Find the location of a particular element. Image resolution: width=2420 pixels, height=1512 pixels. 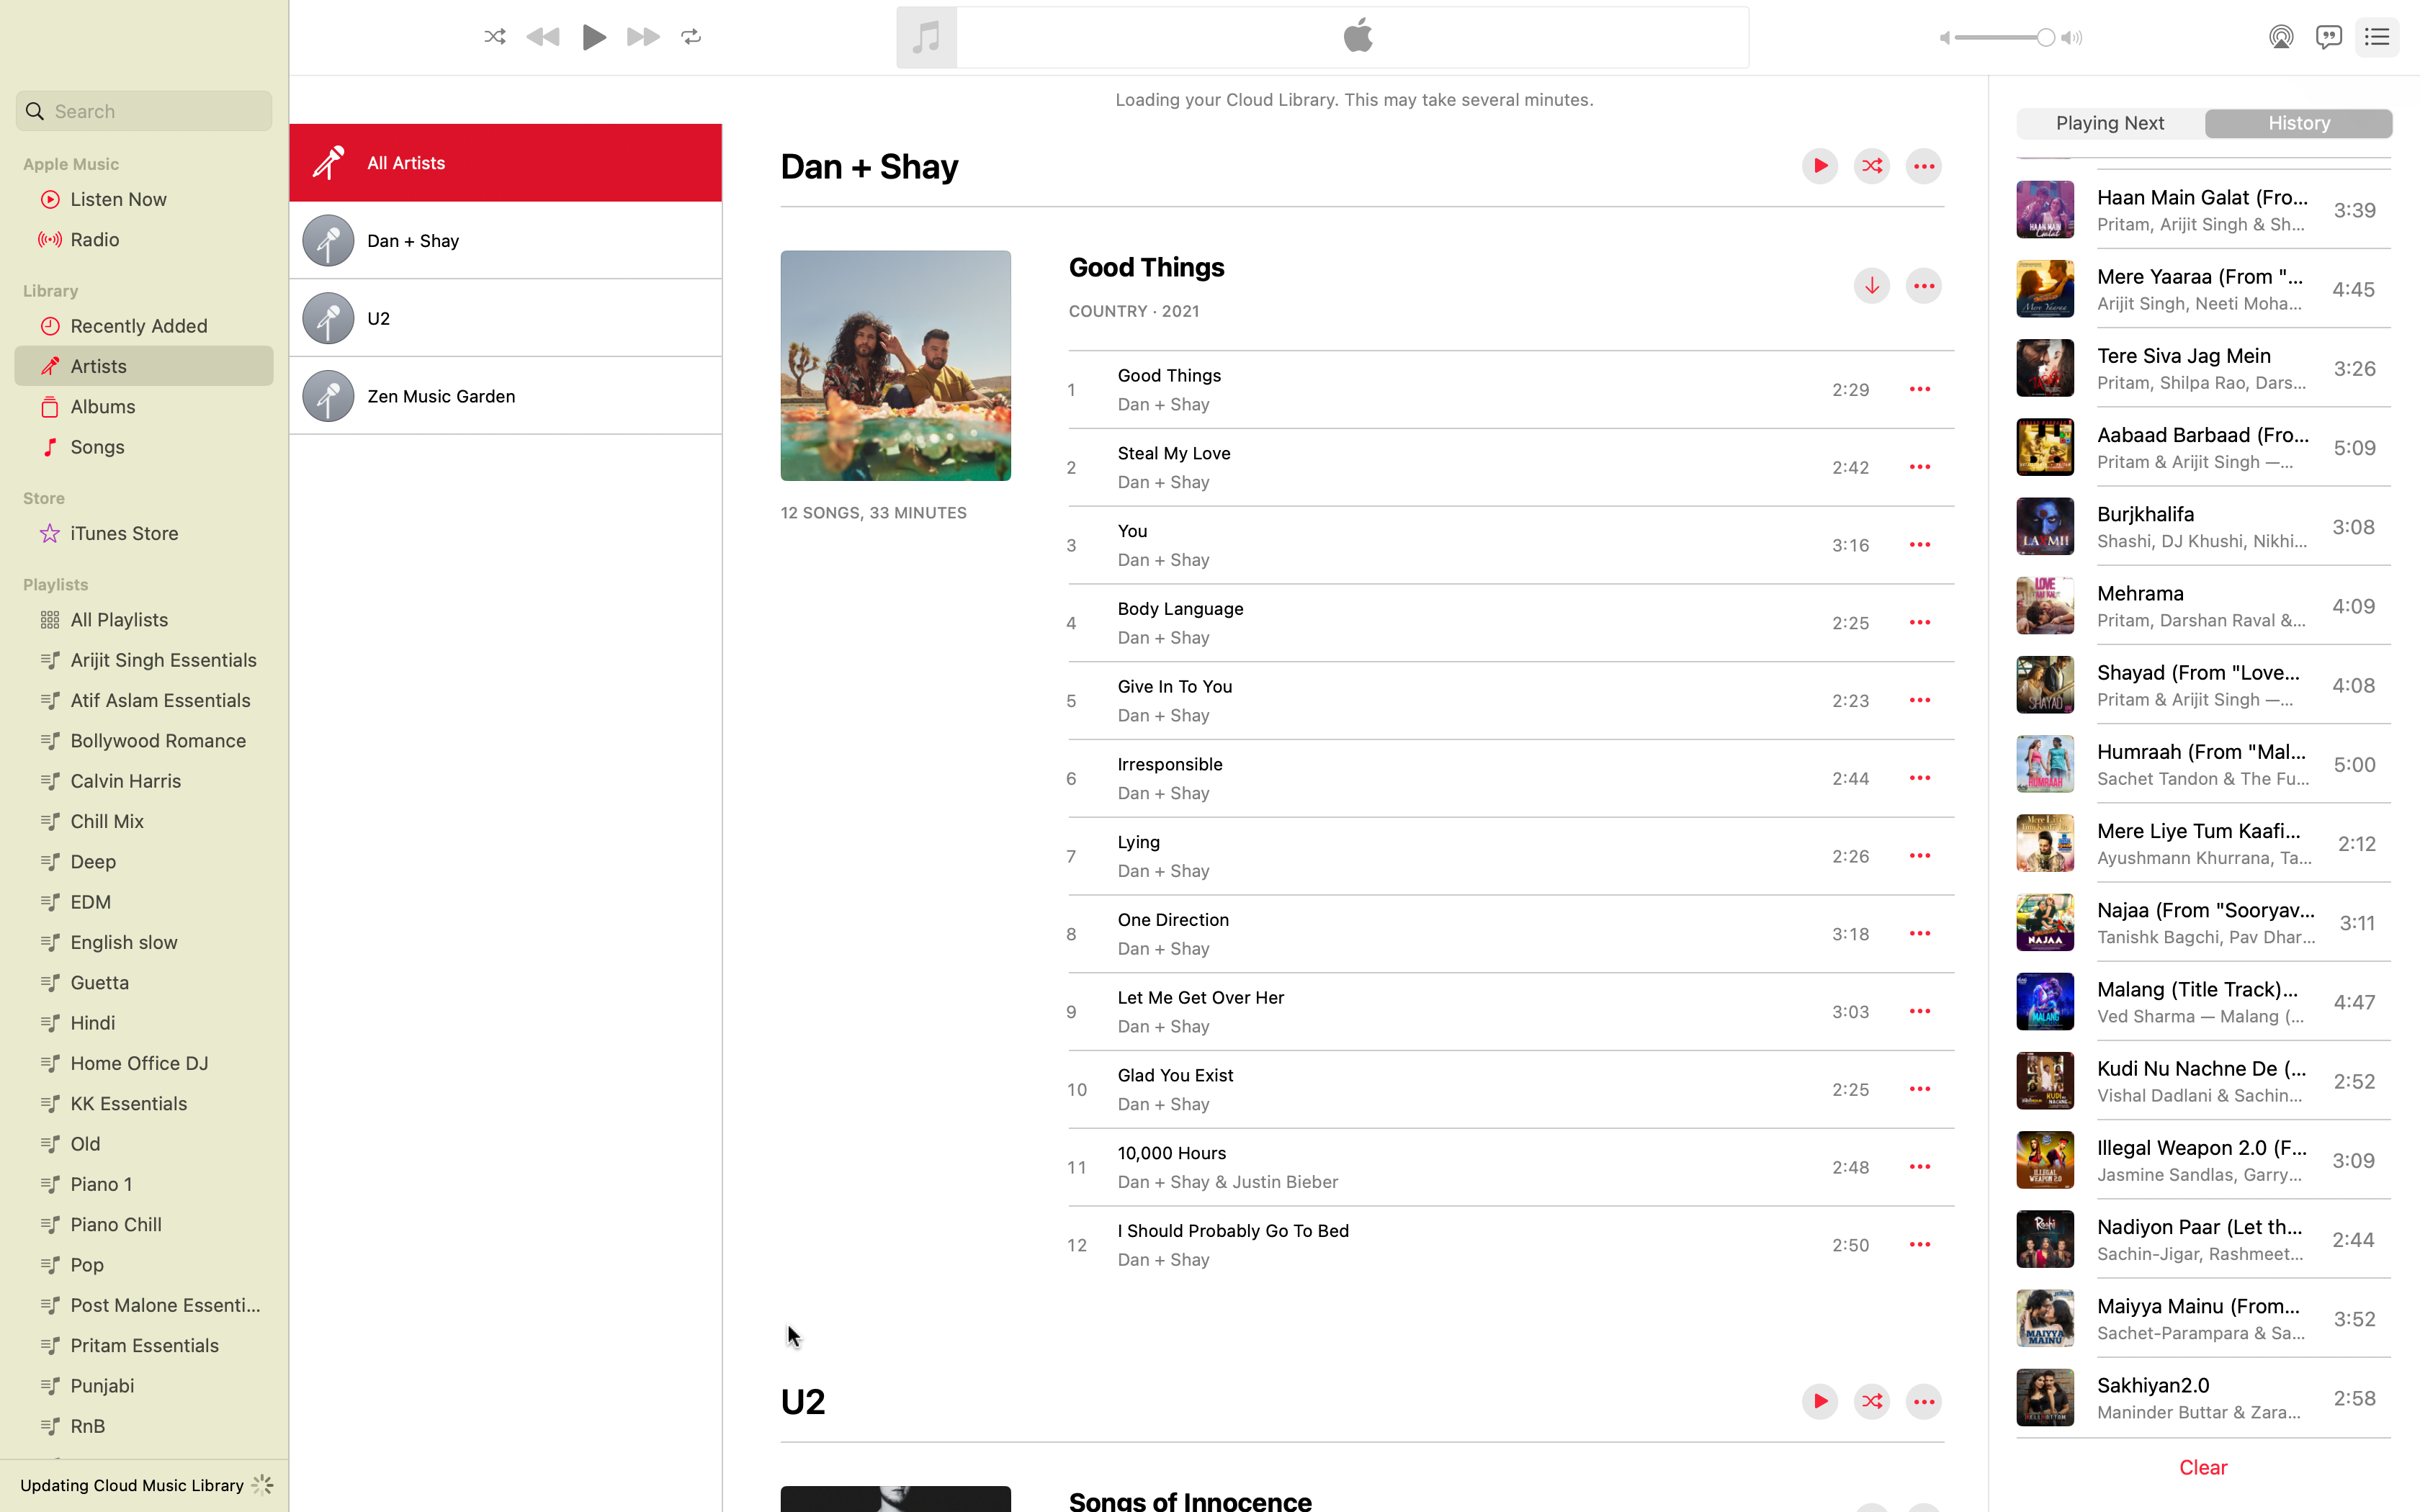

Execute the song "Mere Liye Tum Kaafi is located at coordinates (2200, 842).